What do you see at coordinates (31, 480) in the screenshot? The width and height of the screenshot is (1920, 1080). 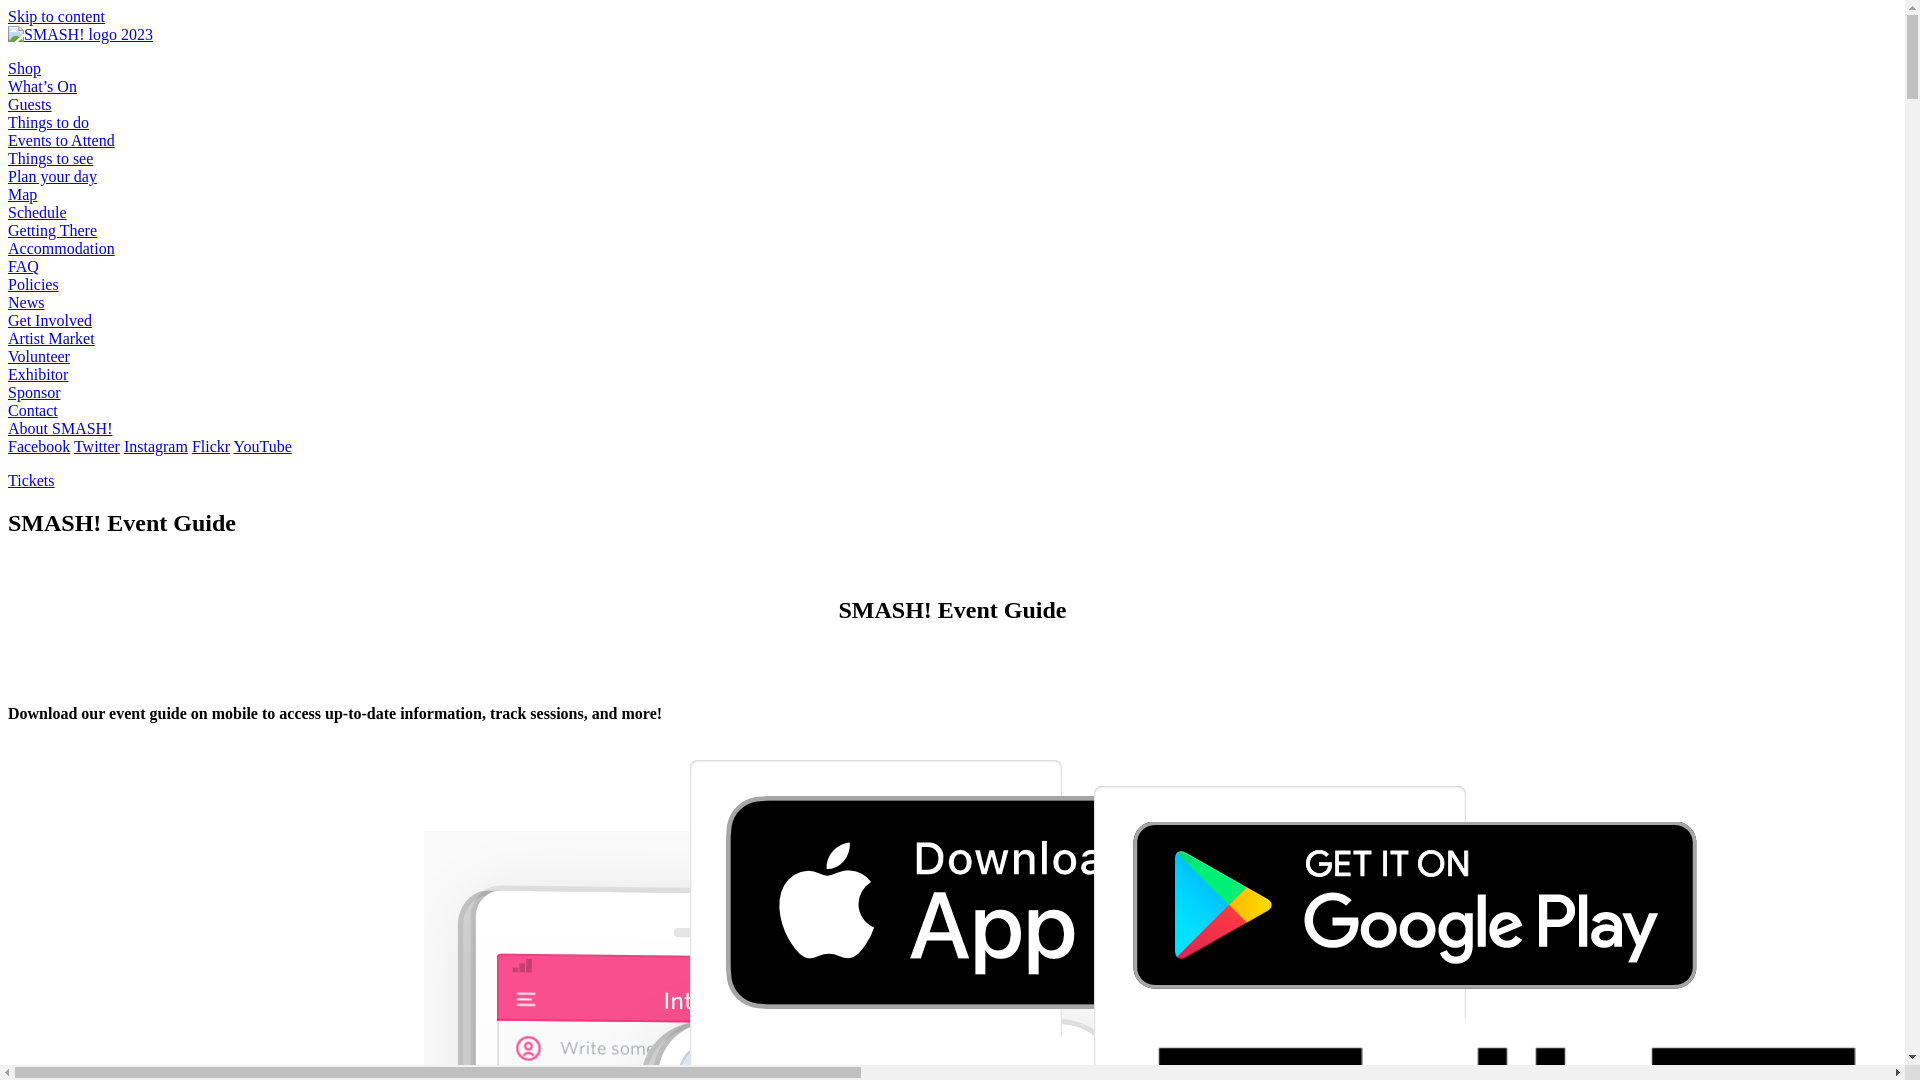 I see `'Tickets'` at bounding box center [31, 480].